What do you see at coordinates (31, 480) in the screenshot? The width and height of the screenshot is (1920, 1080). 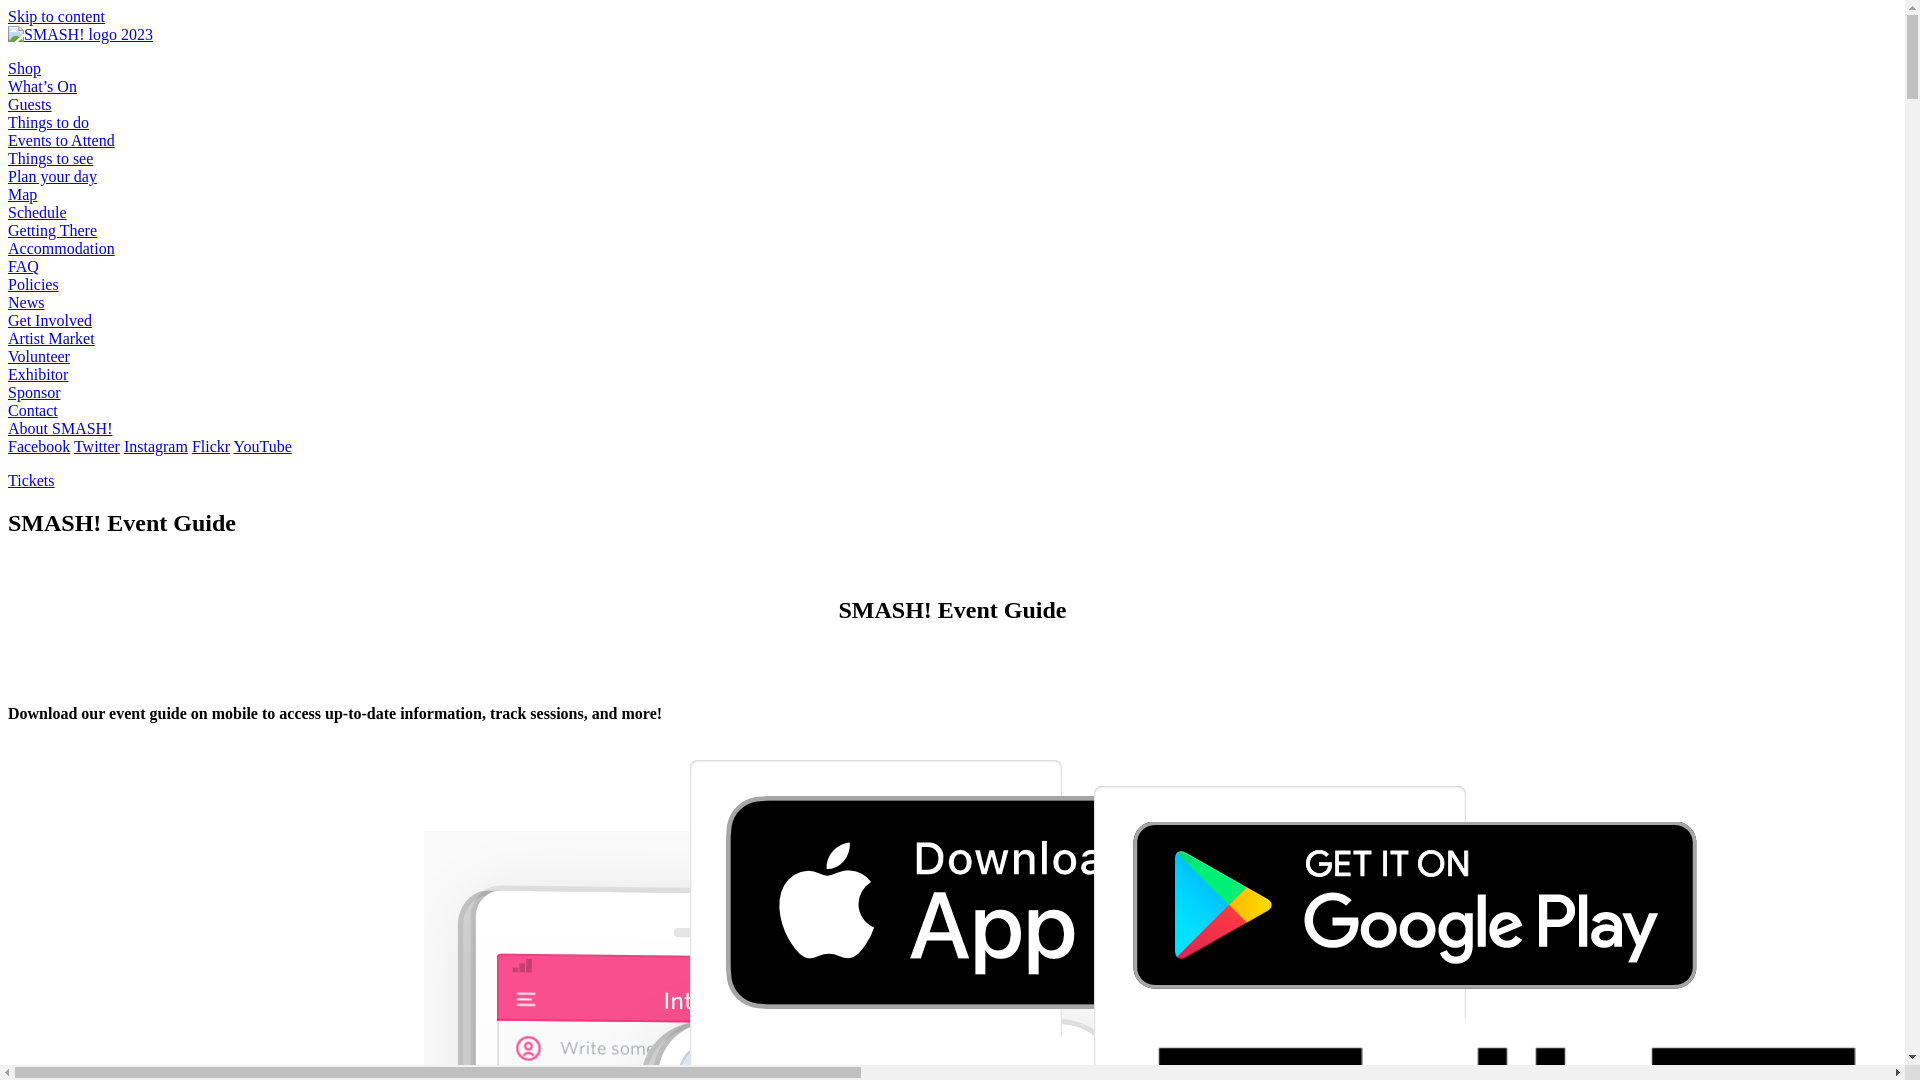 I see `'Tickets'` at bounding box center [31, 480].